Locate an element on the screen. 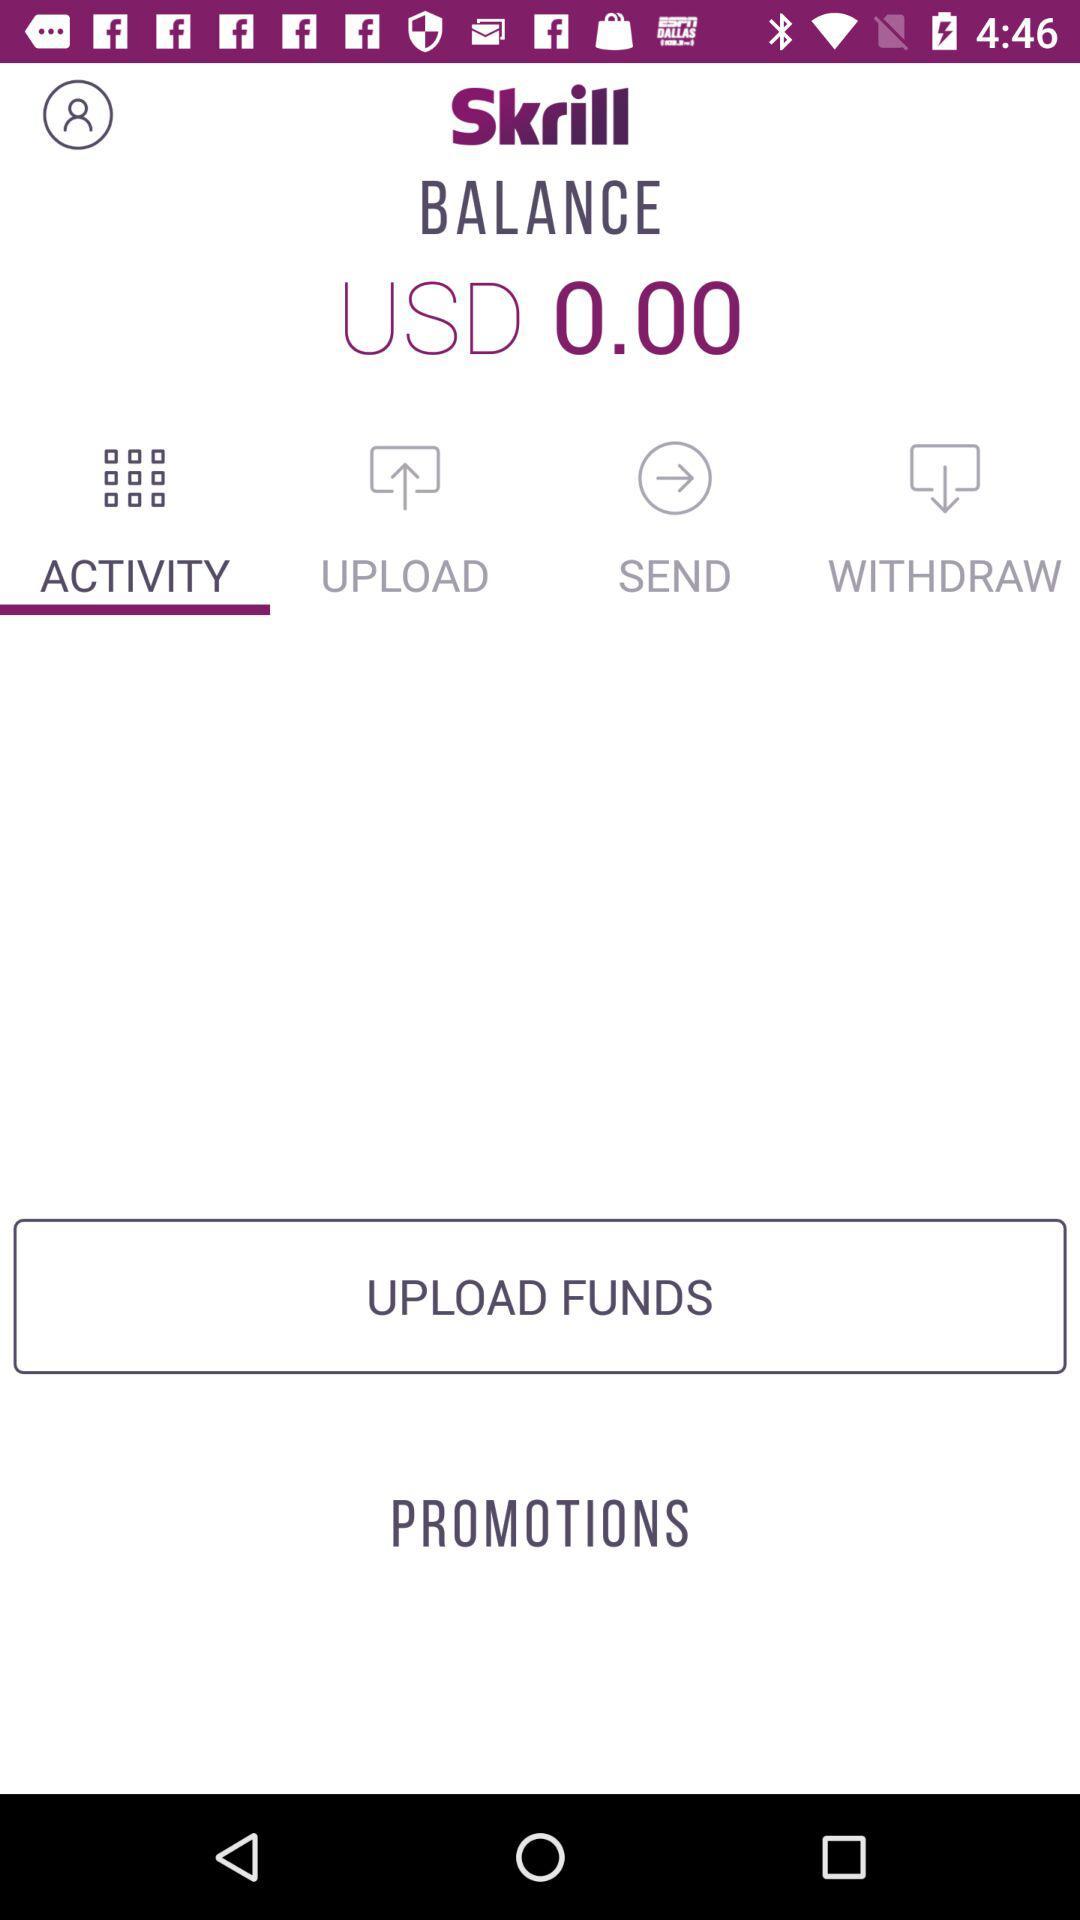 This screenshot has width=1080, height=1920. send is located at coordinates (675, 477).